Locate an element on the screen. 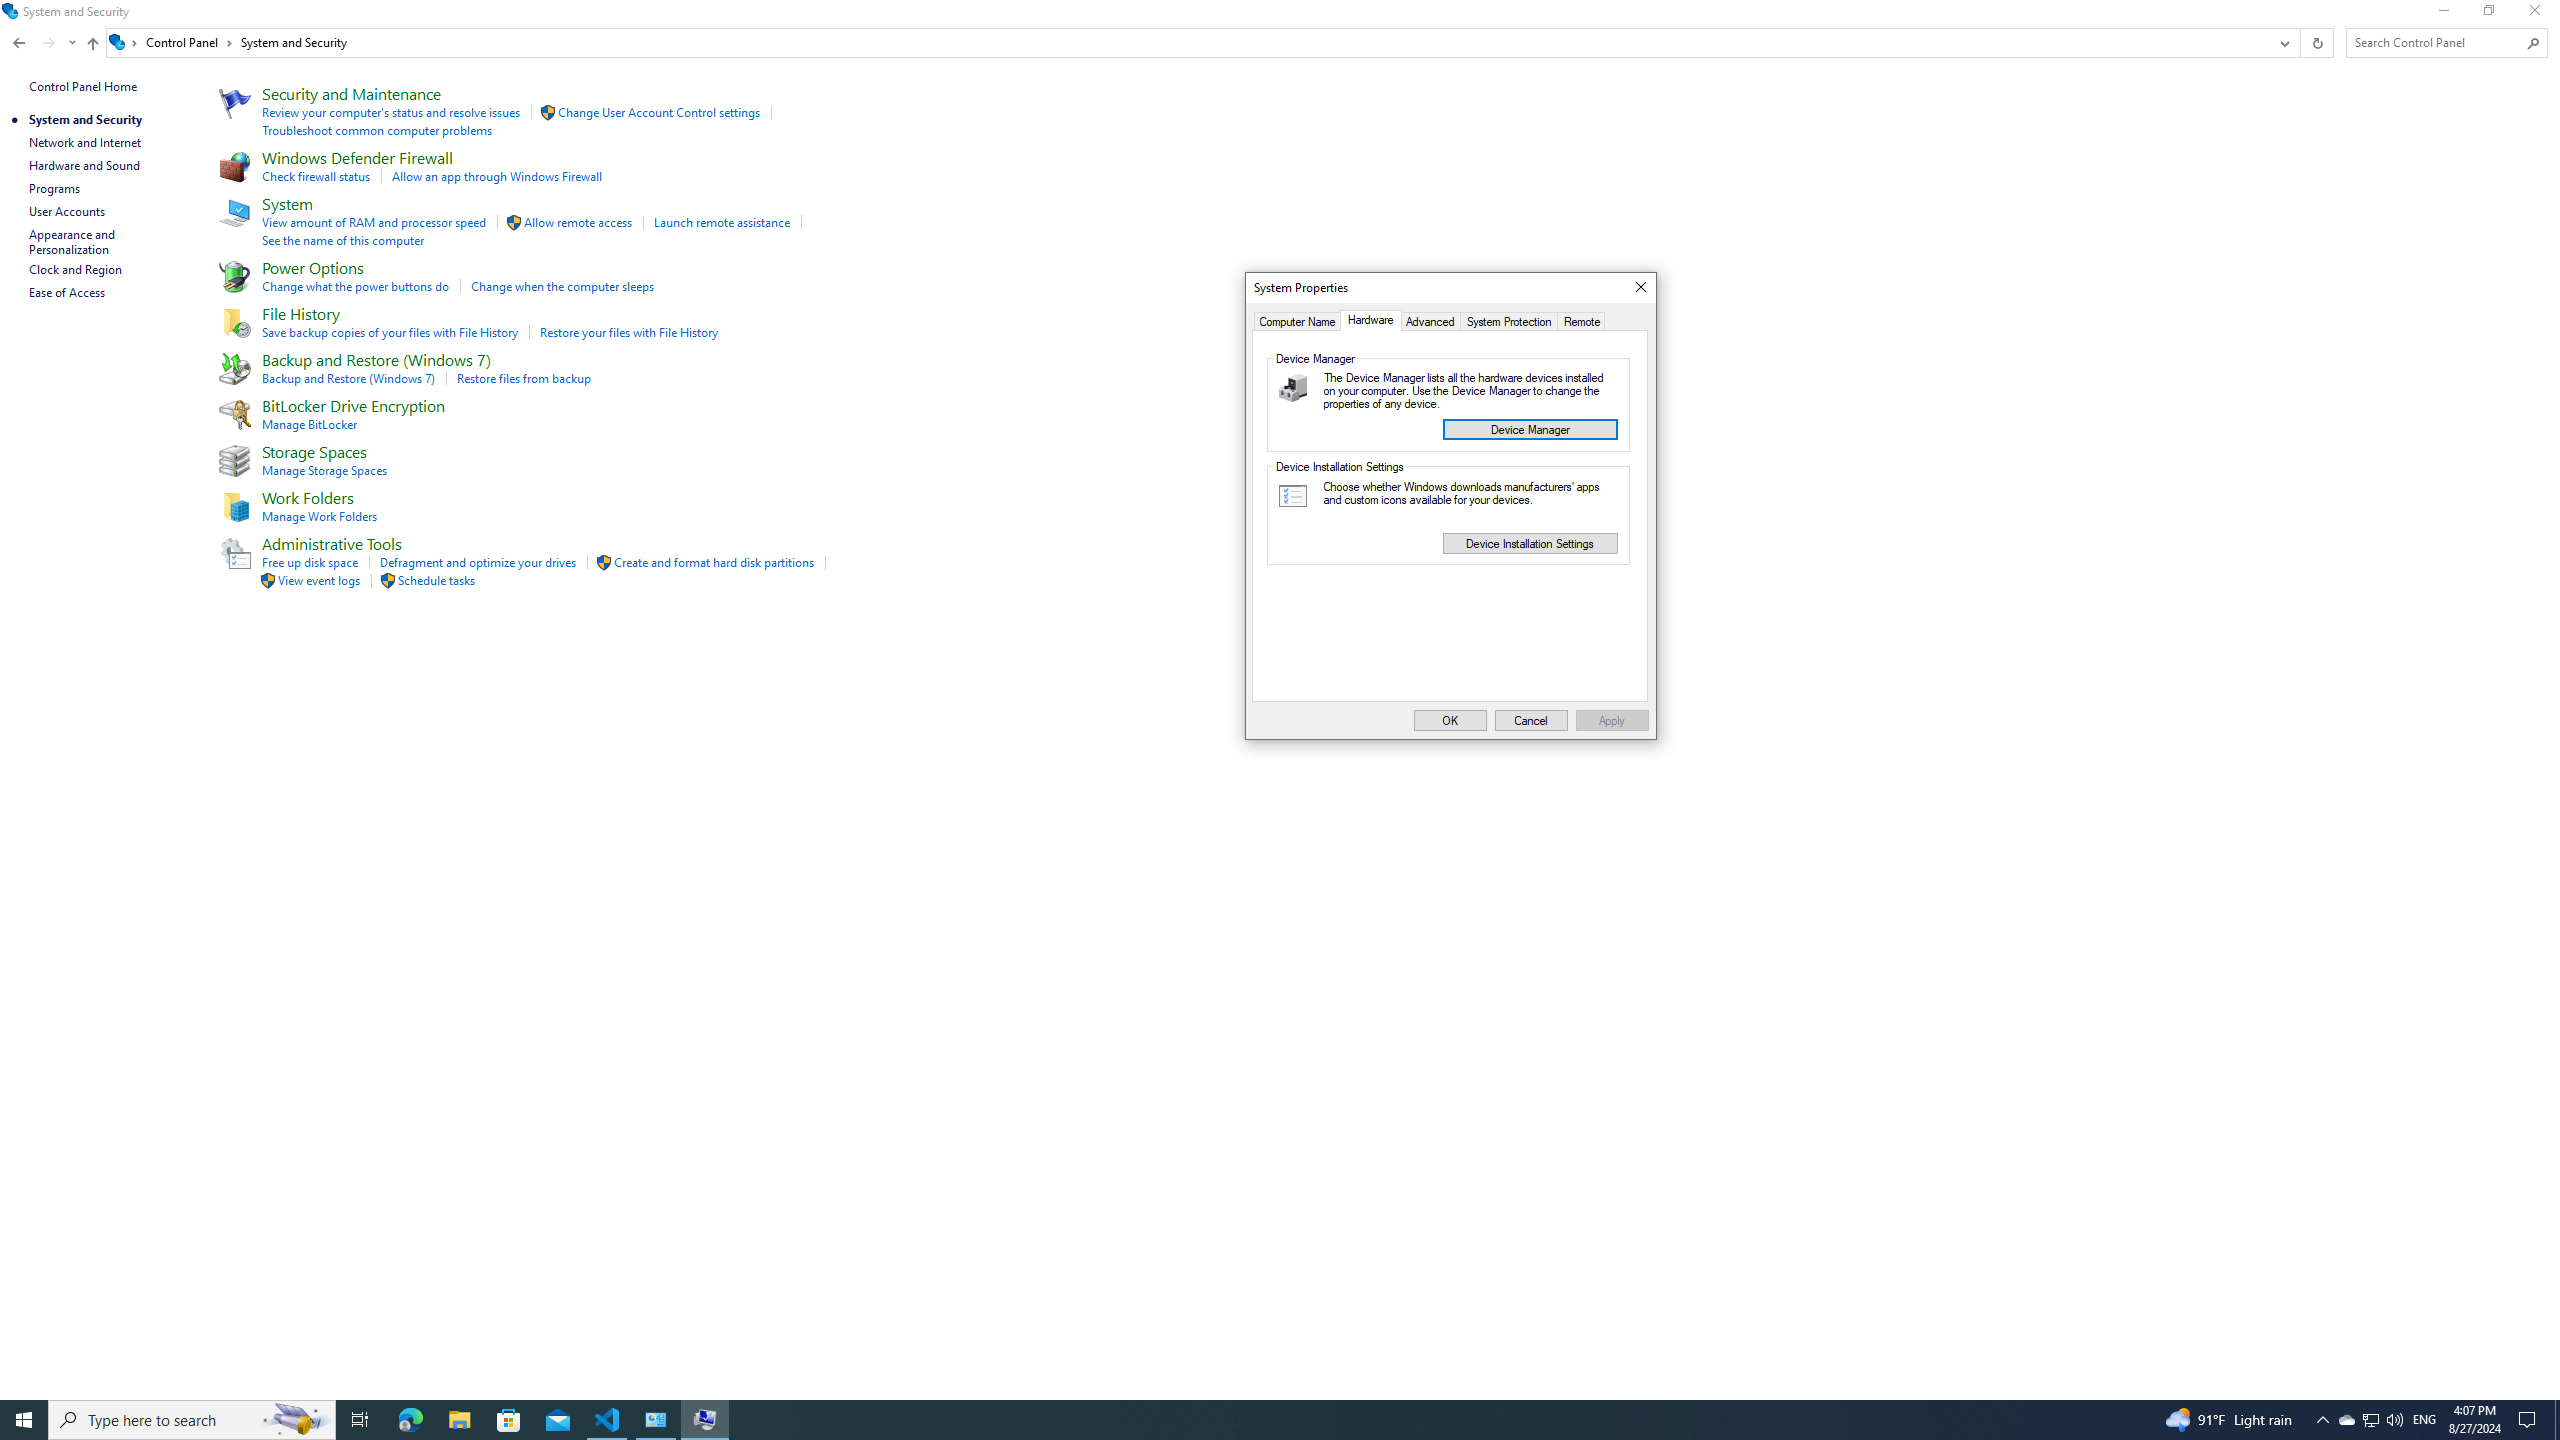 This screenshot has width=2560, height=1440. 'System Remote Settings - 1 running window' is located at coordinates (705, 1418).